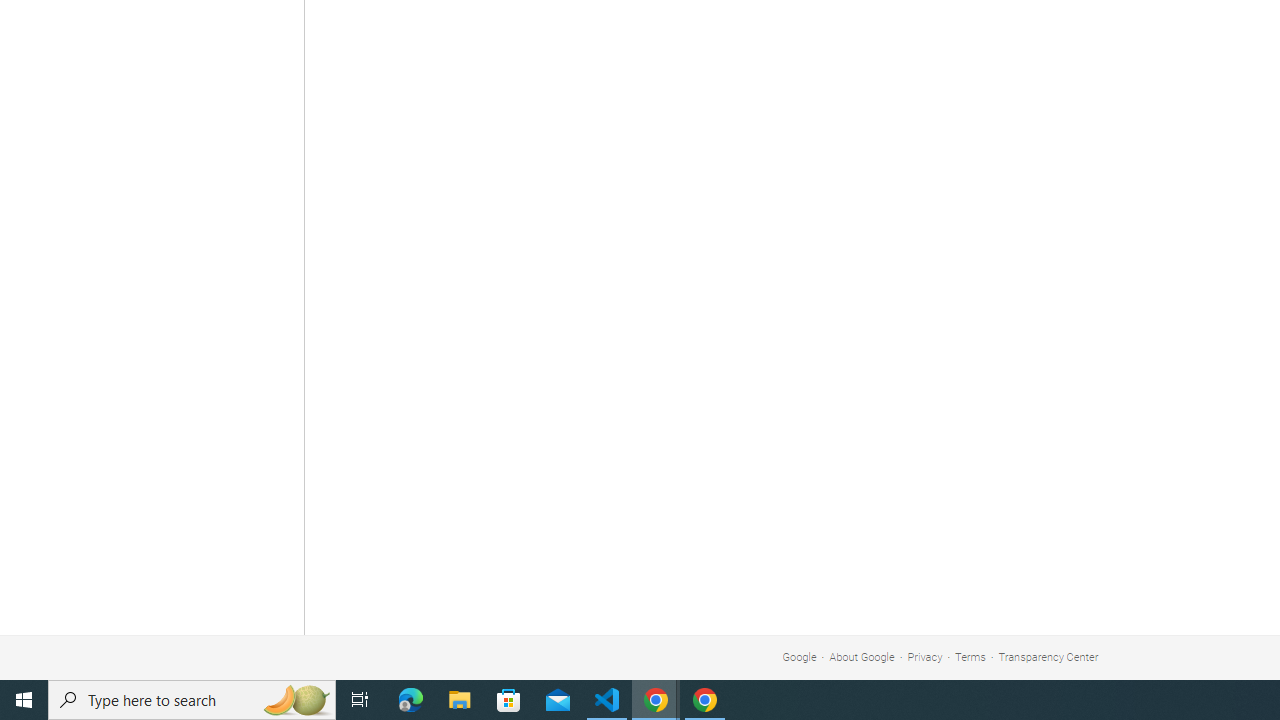 The height and width of the screenshot is (720, 1280). Describe the element at coordinates (1047, 657) in the screenshot. I see `'Transparency Center'` at that location.